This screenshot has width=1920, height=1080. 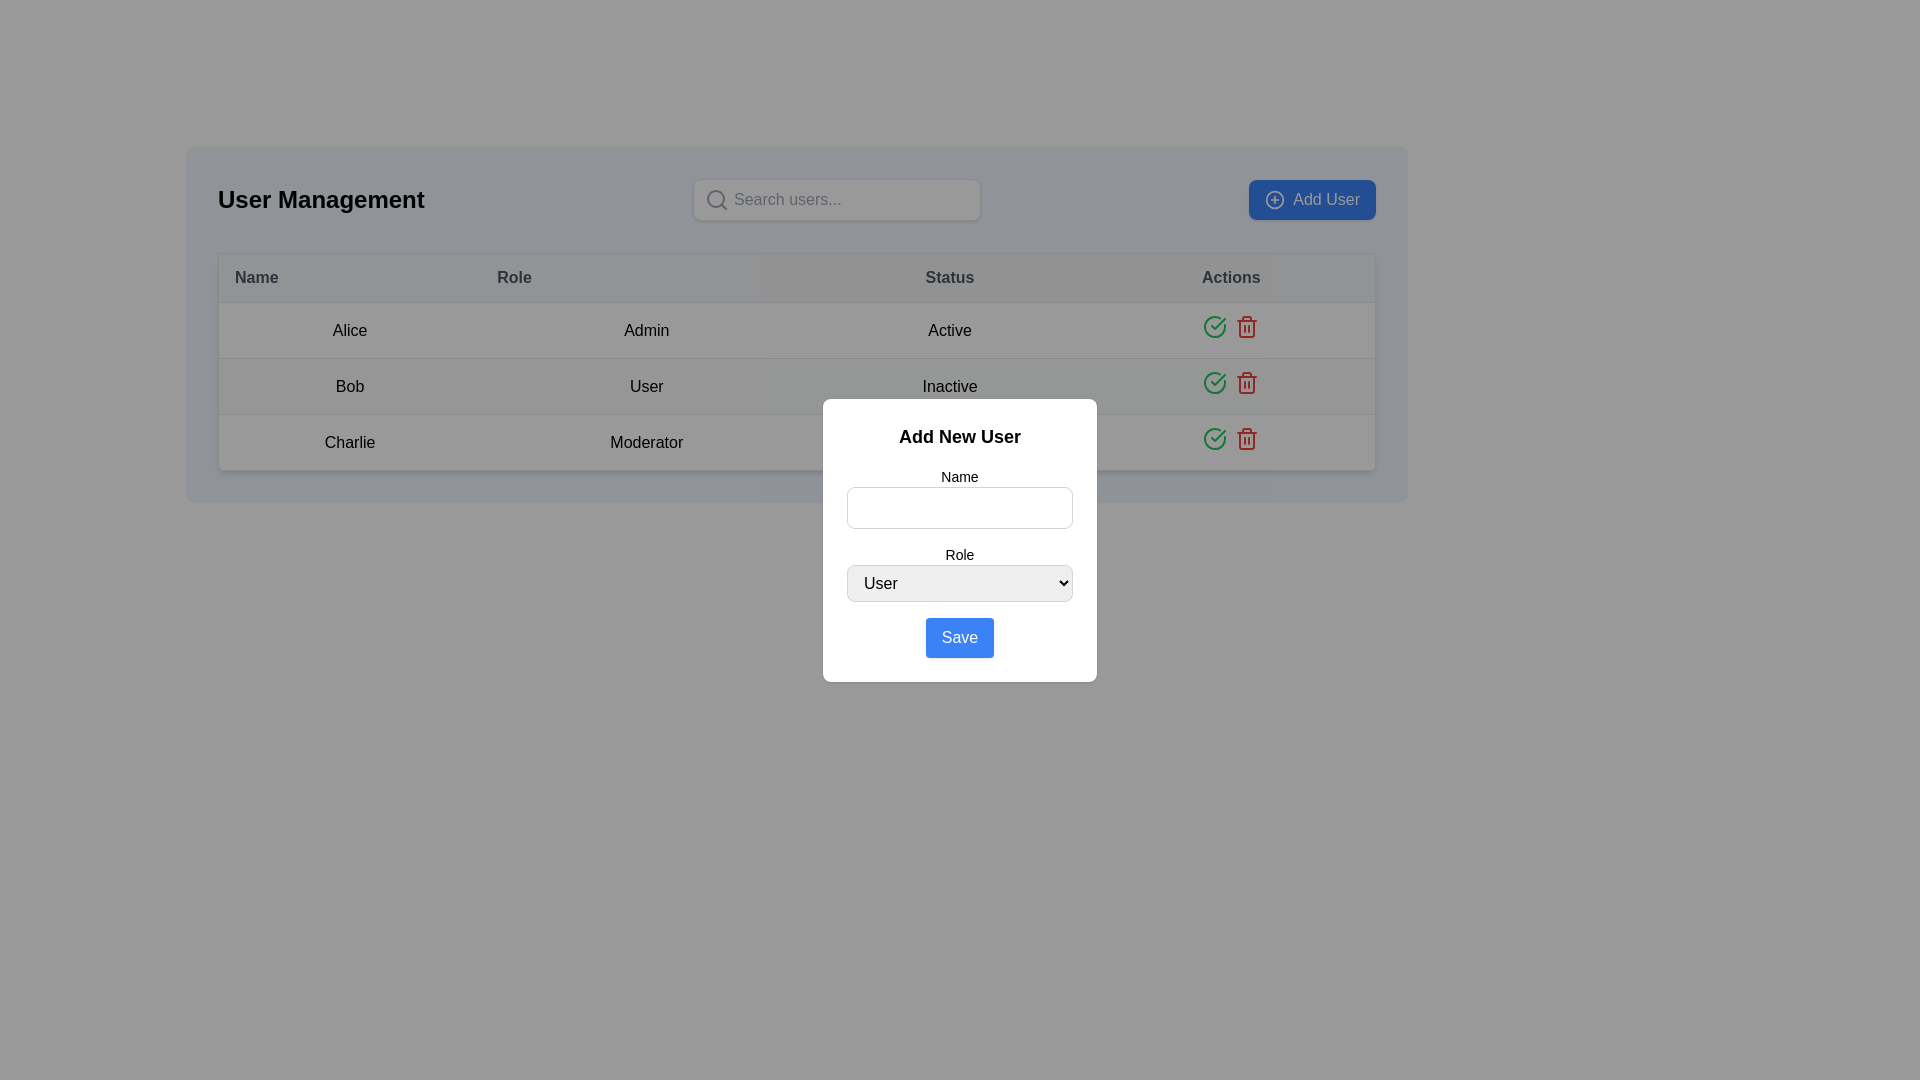 What do you see at coordinates (716, 200) in the screenshot?
I see `the search icon located to the left of the text entry field in the search bar interface to associate it with the adjacent text field` at bounding box center [716, 200].